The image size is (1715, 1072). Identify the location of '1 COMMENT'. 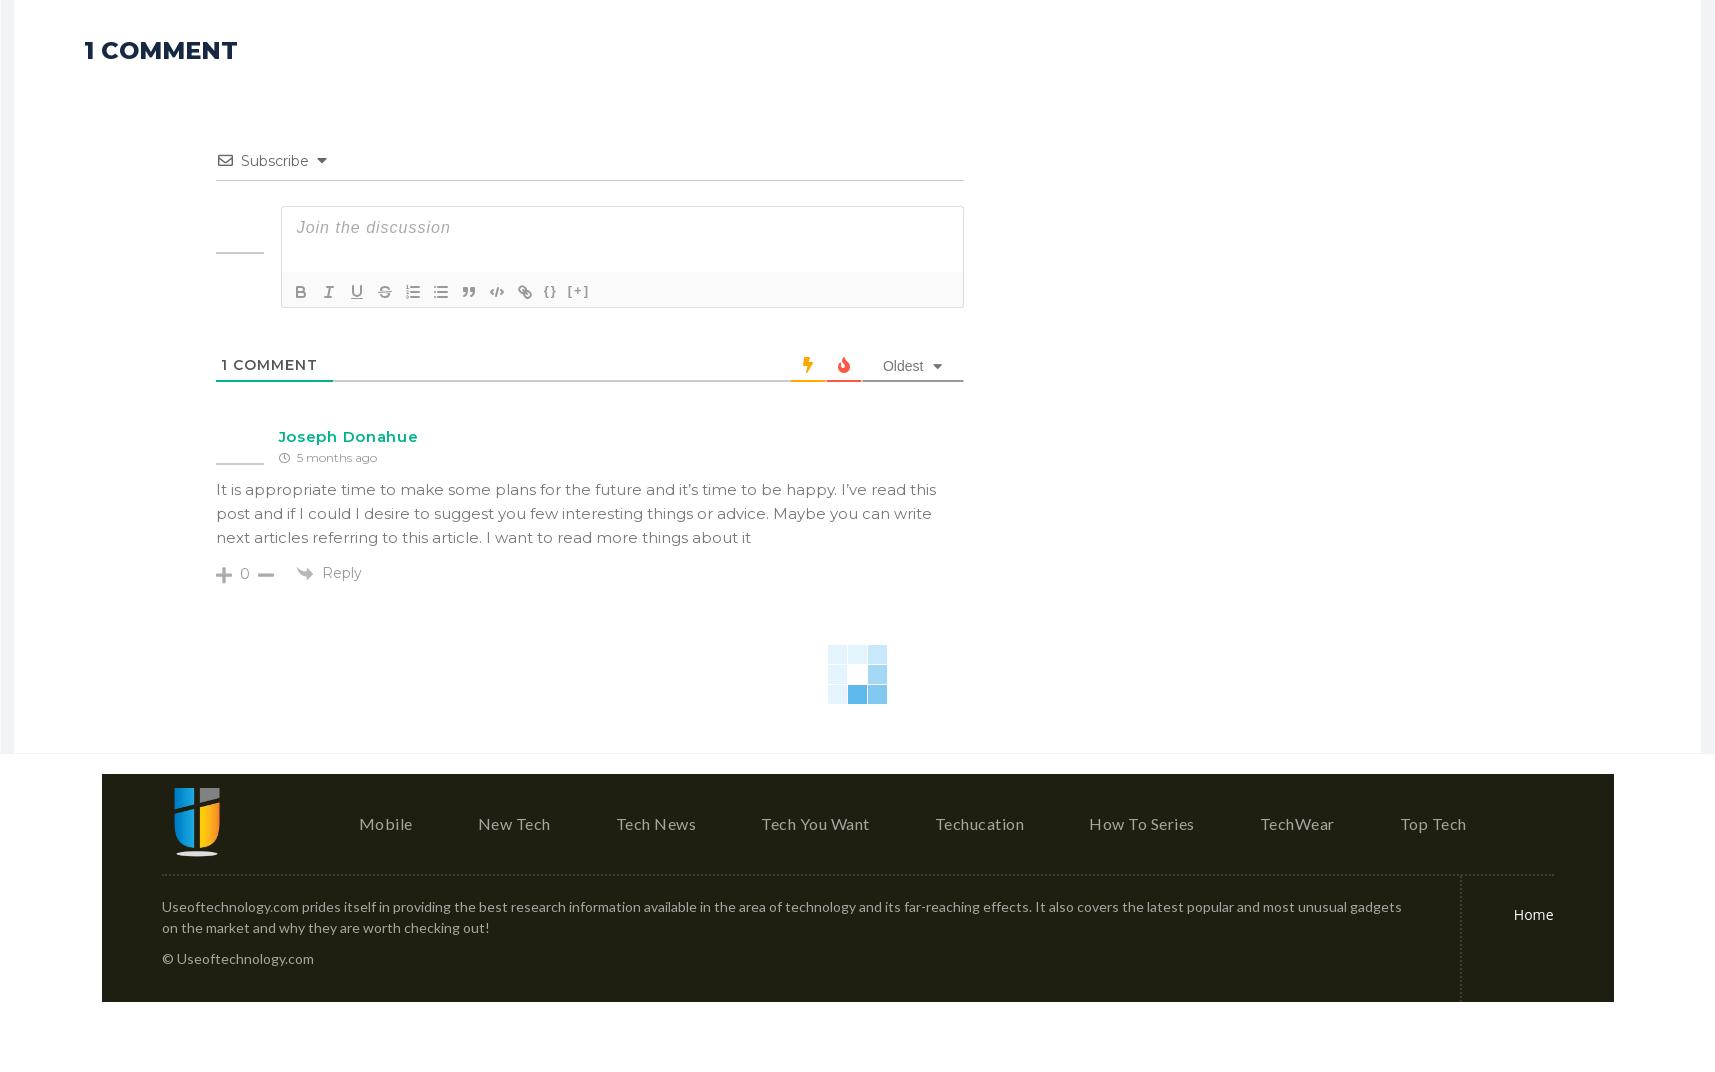
(83, 48).